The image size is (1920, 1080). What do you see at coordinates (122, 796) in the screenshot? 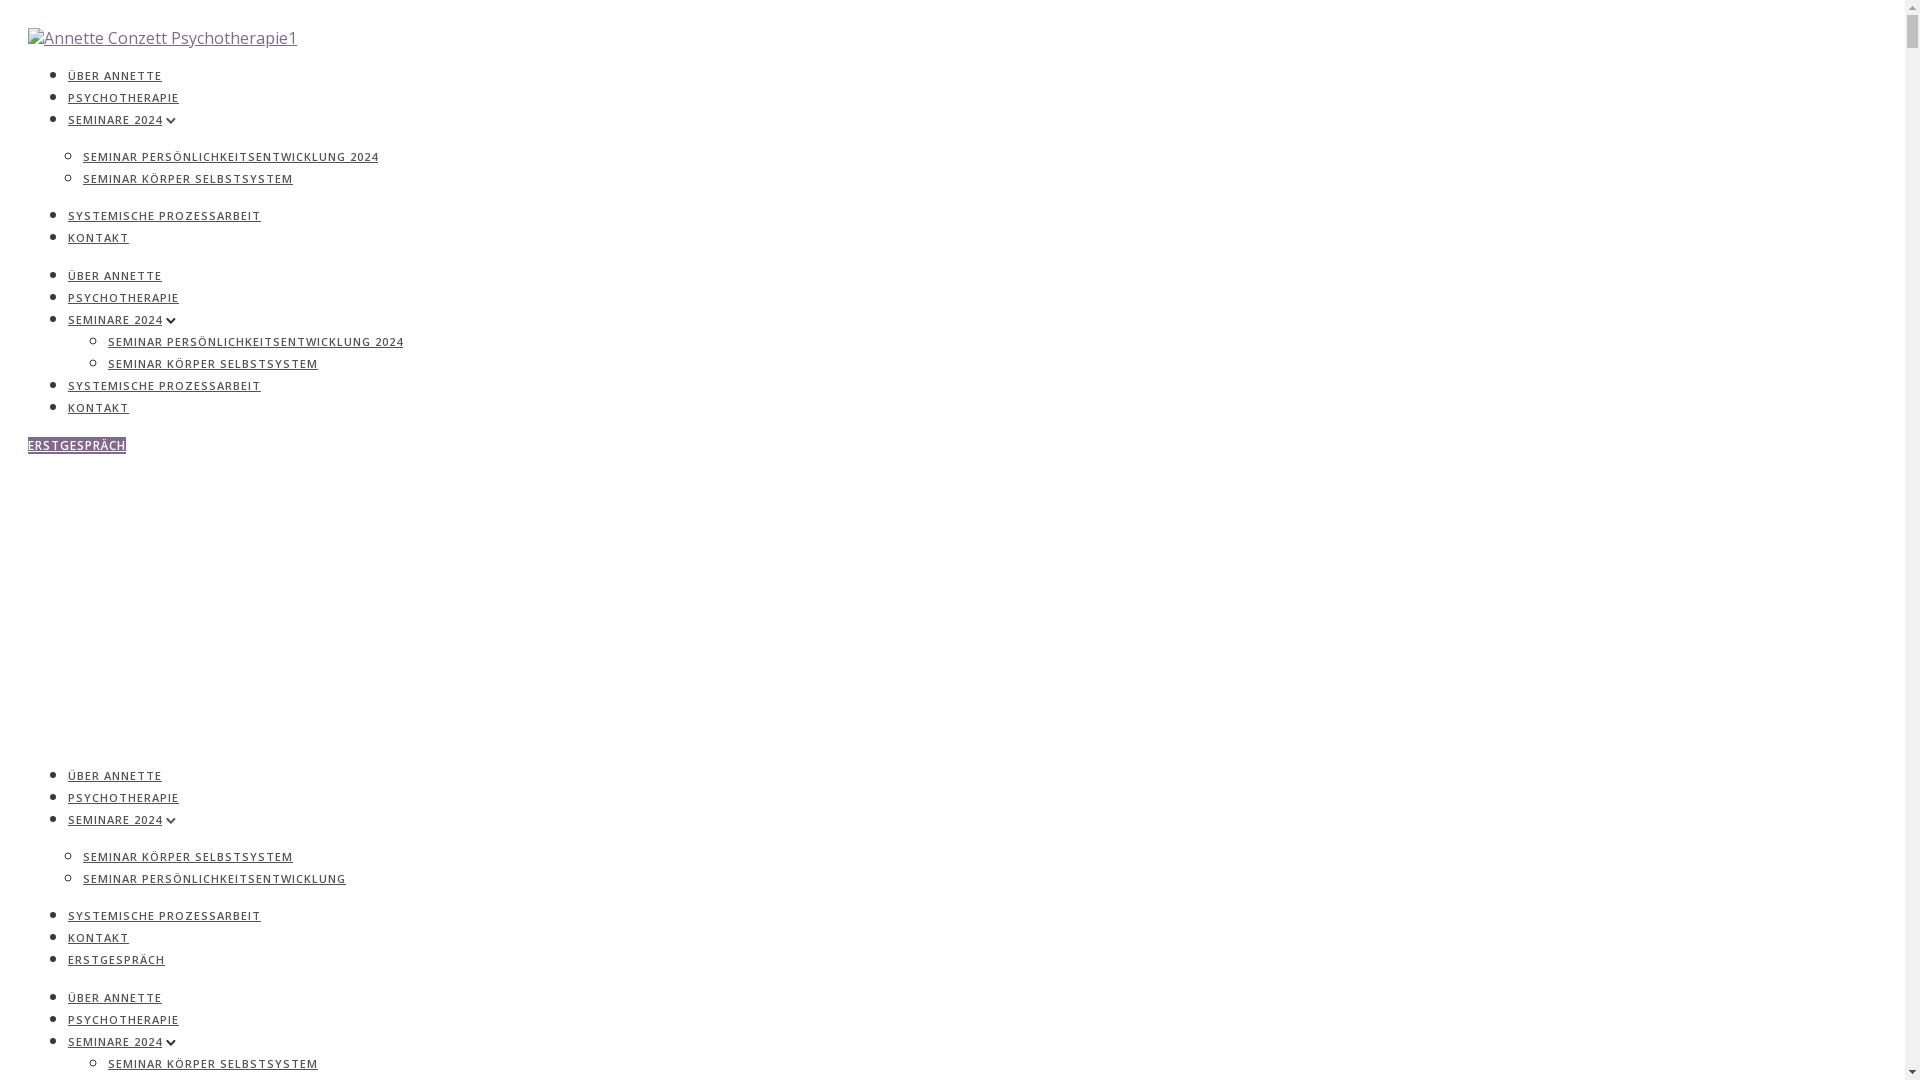
I see `'PSYCHOTHERAPIE'` at bounding box center [122, 796].